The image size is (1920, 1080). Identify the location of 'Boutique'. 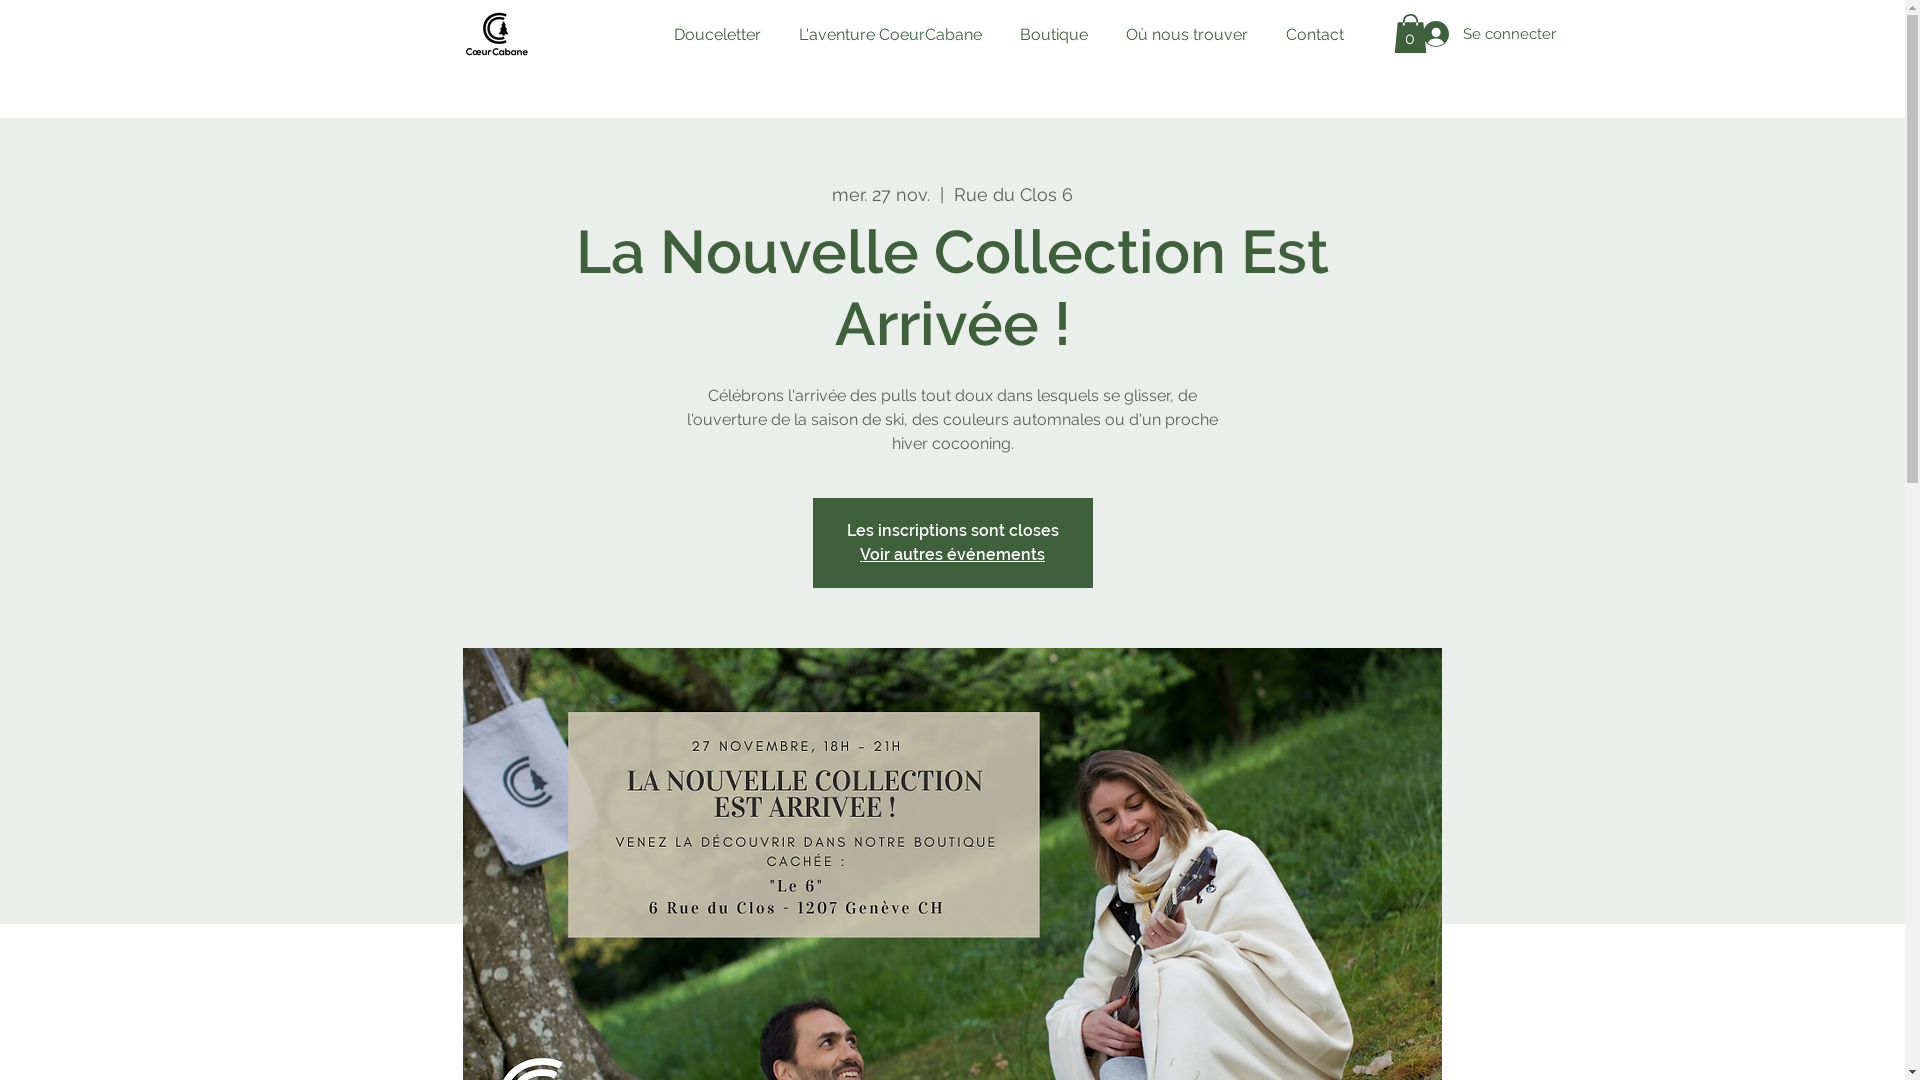
(1051, 34).